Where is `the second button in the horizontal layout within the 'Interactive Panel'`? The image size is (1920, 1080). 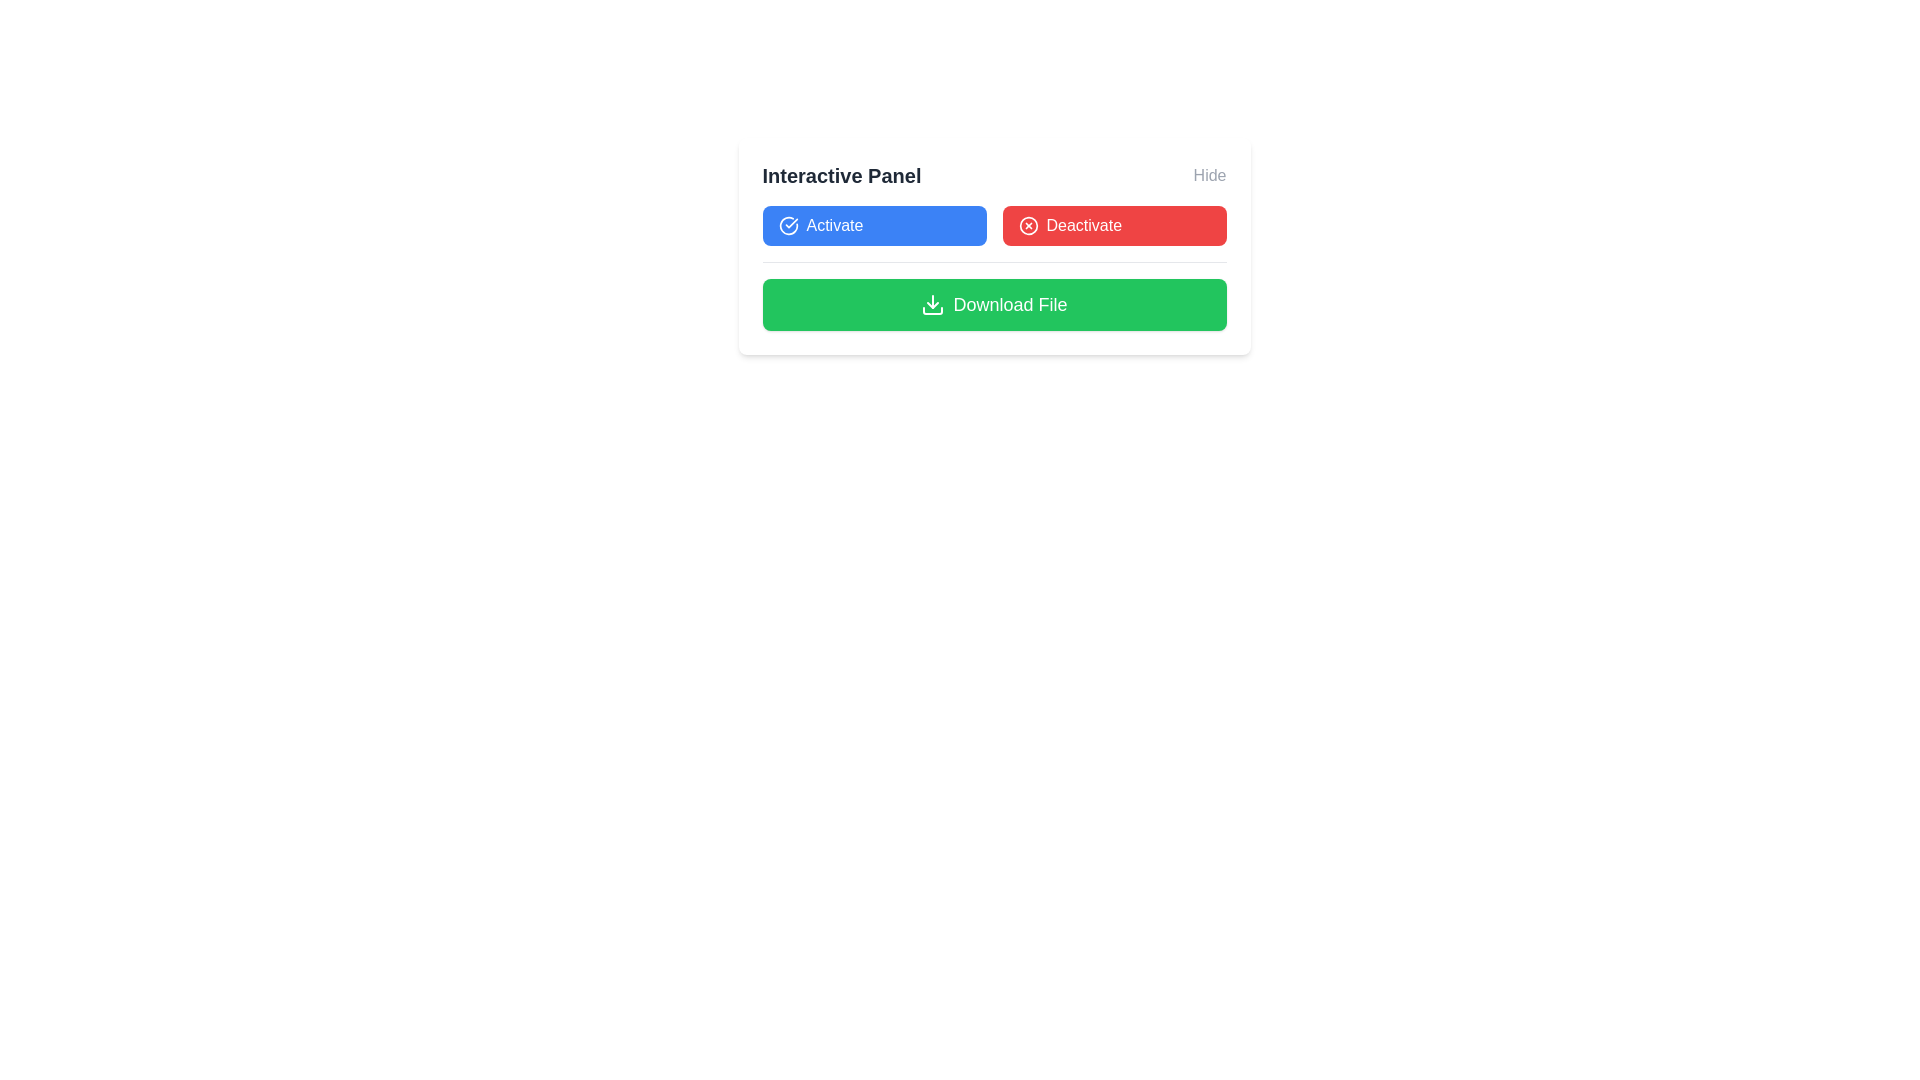
the second button in the horizontal layout within the 'Interactive Panel' is located at coordinates (1113, 225).